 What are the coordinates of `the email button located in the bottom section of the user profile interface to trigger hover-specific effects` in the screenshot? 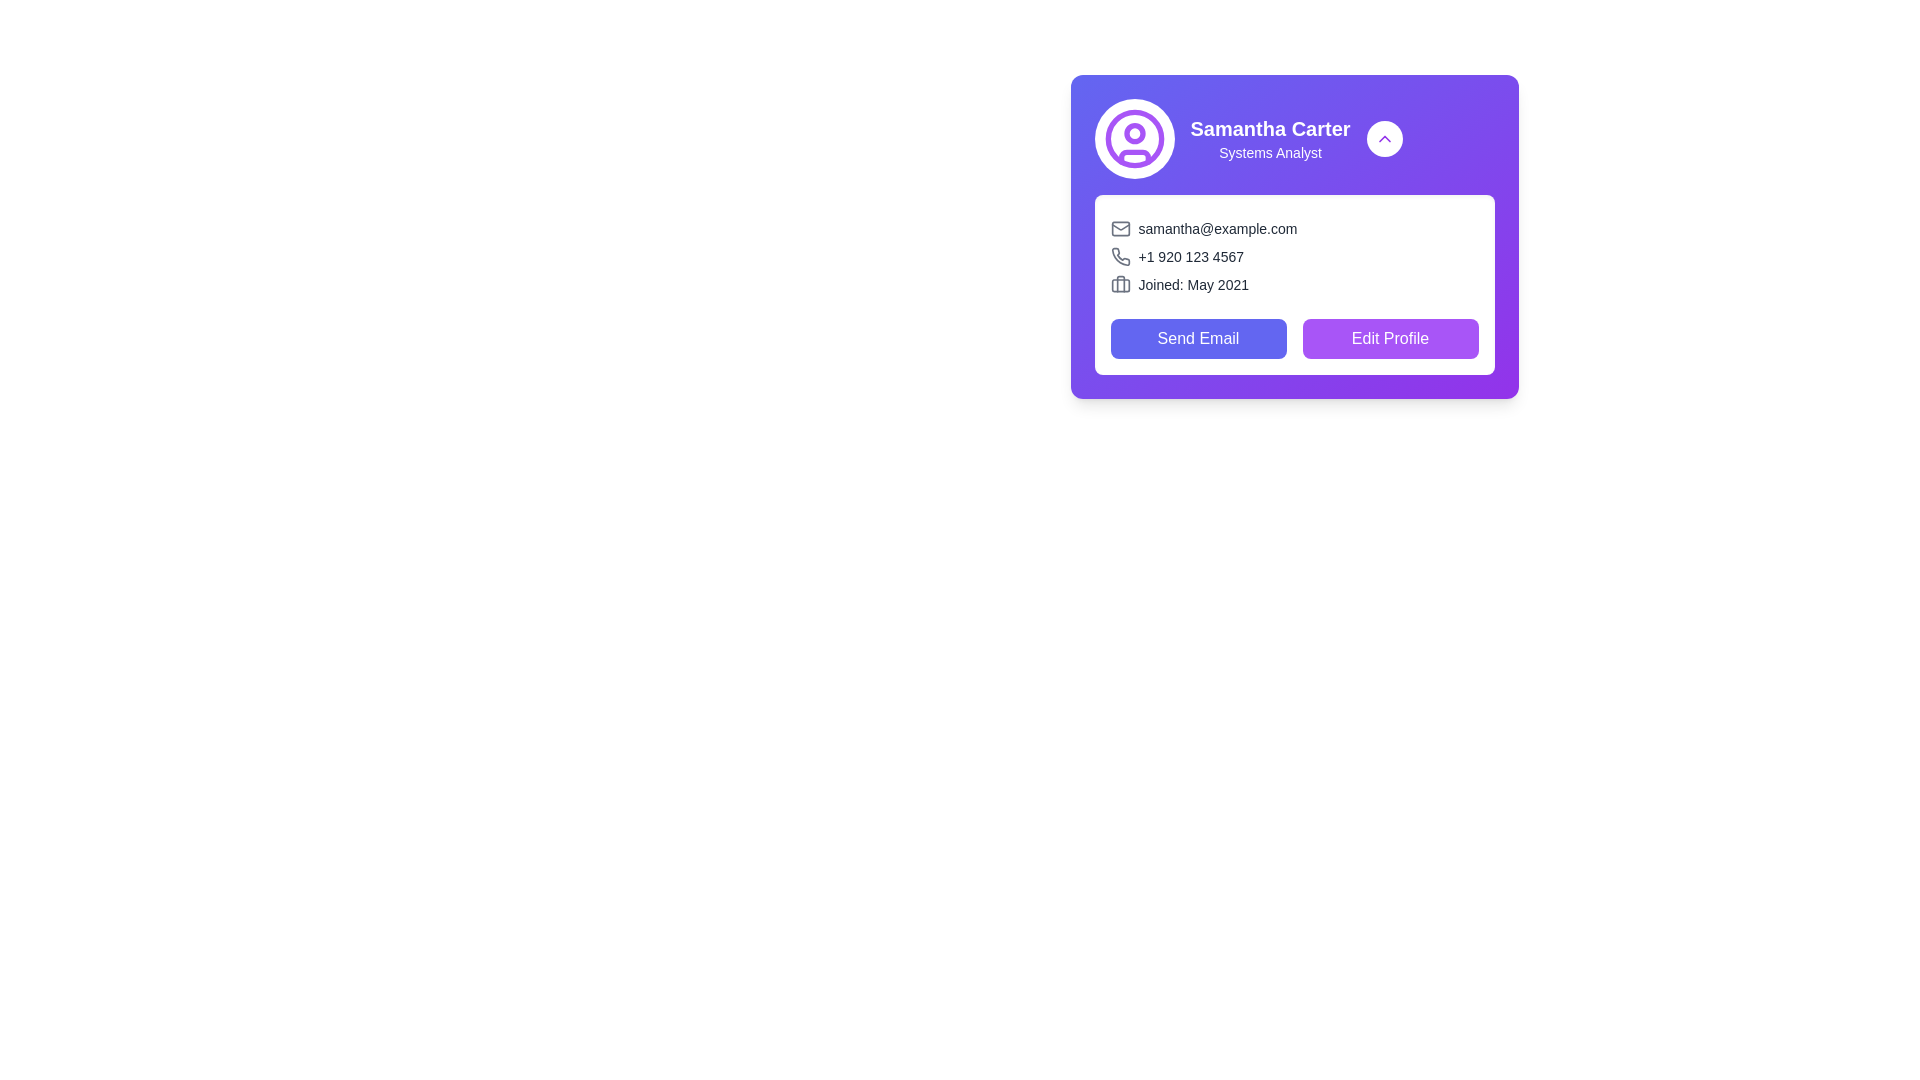 It's located at (1198, 338).